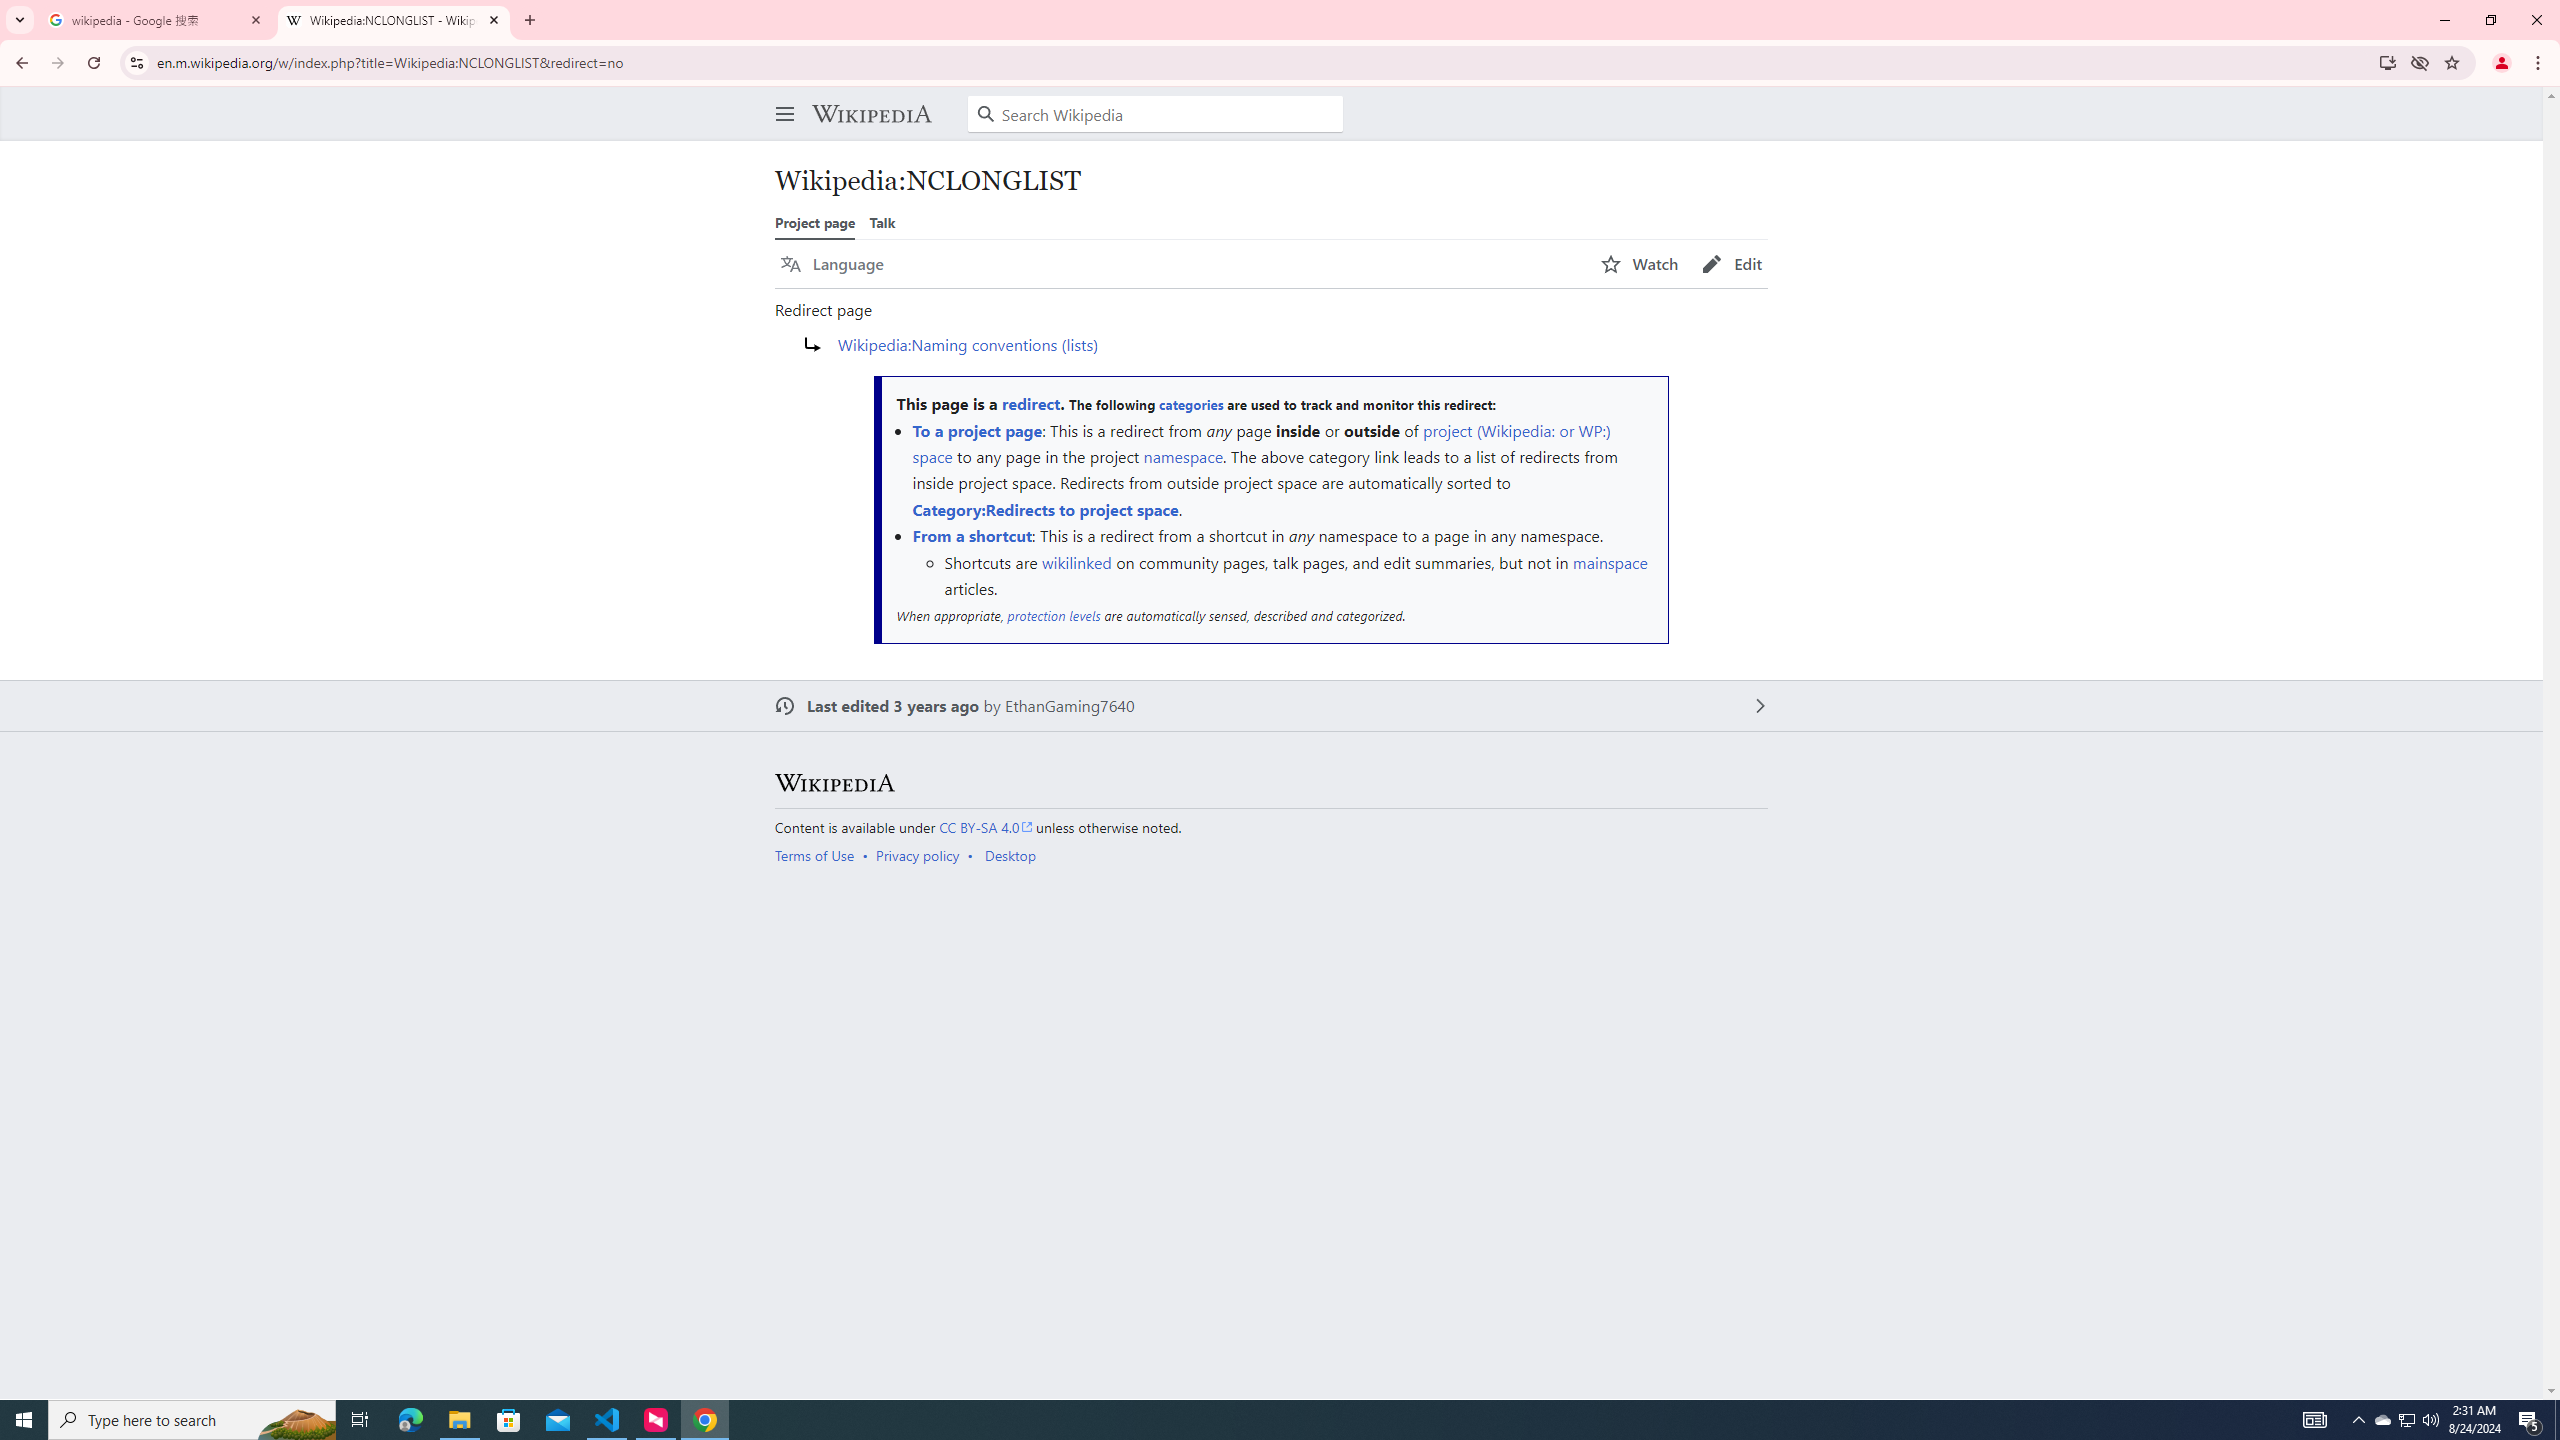 This screenshot has height=1440, width=2560. What do you see at coordinates (1154, 114) in the screenshot?
I see `'Search Wikipedia'` at bounding box center [1154, 114].